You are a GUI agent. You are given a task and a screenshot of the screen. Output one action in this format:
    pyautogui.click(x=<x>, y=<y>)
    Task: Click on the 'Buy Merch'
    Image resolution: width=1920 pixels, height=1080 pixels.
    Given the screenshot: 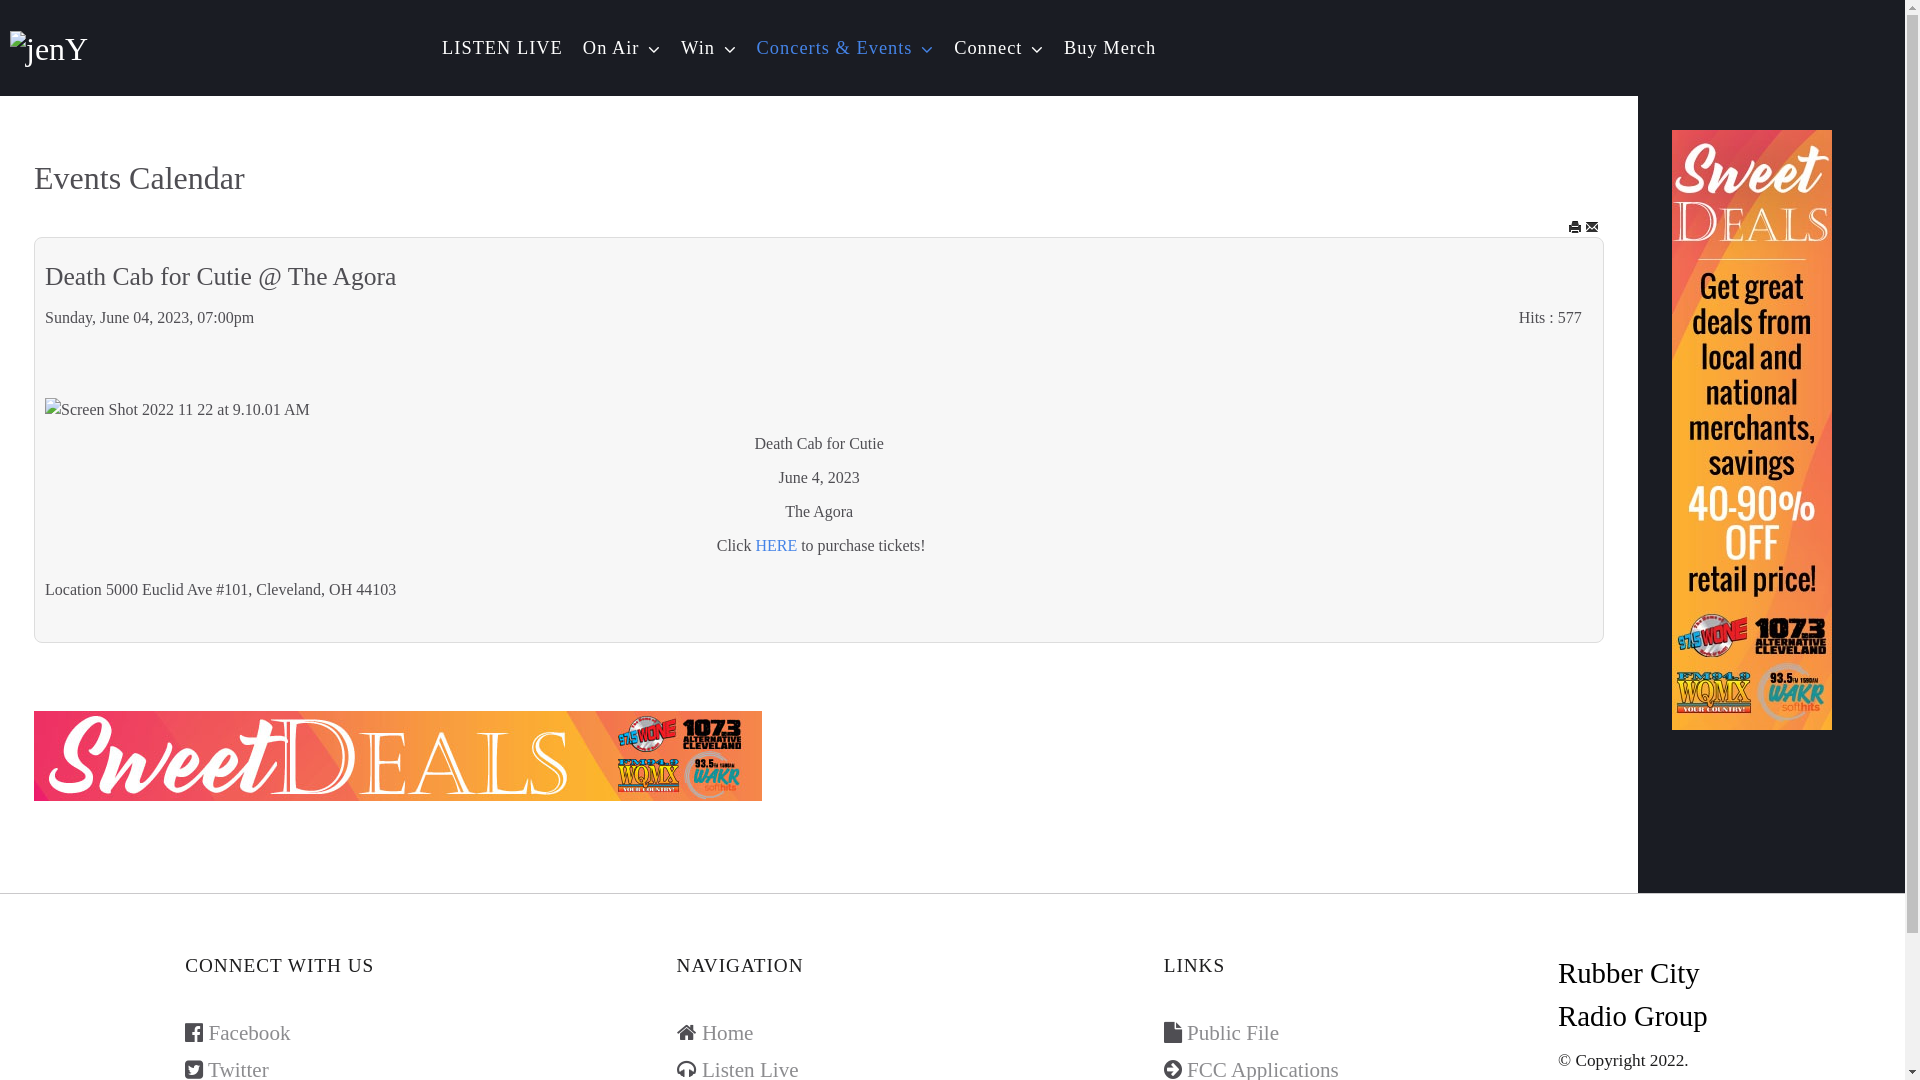 What is the action you would take?
    pyautogui.click(x=1108, y=46)
    